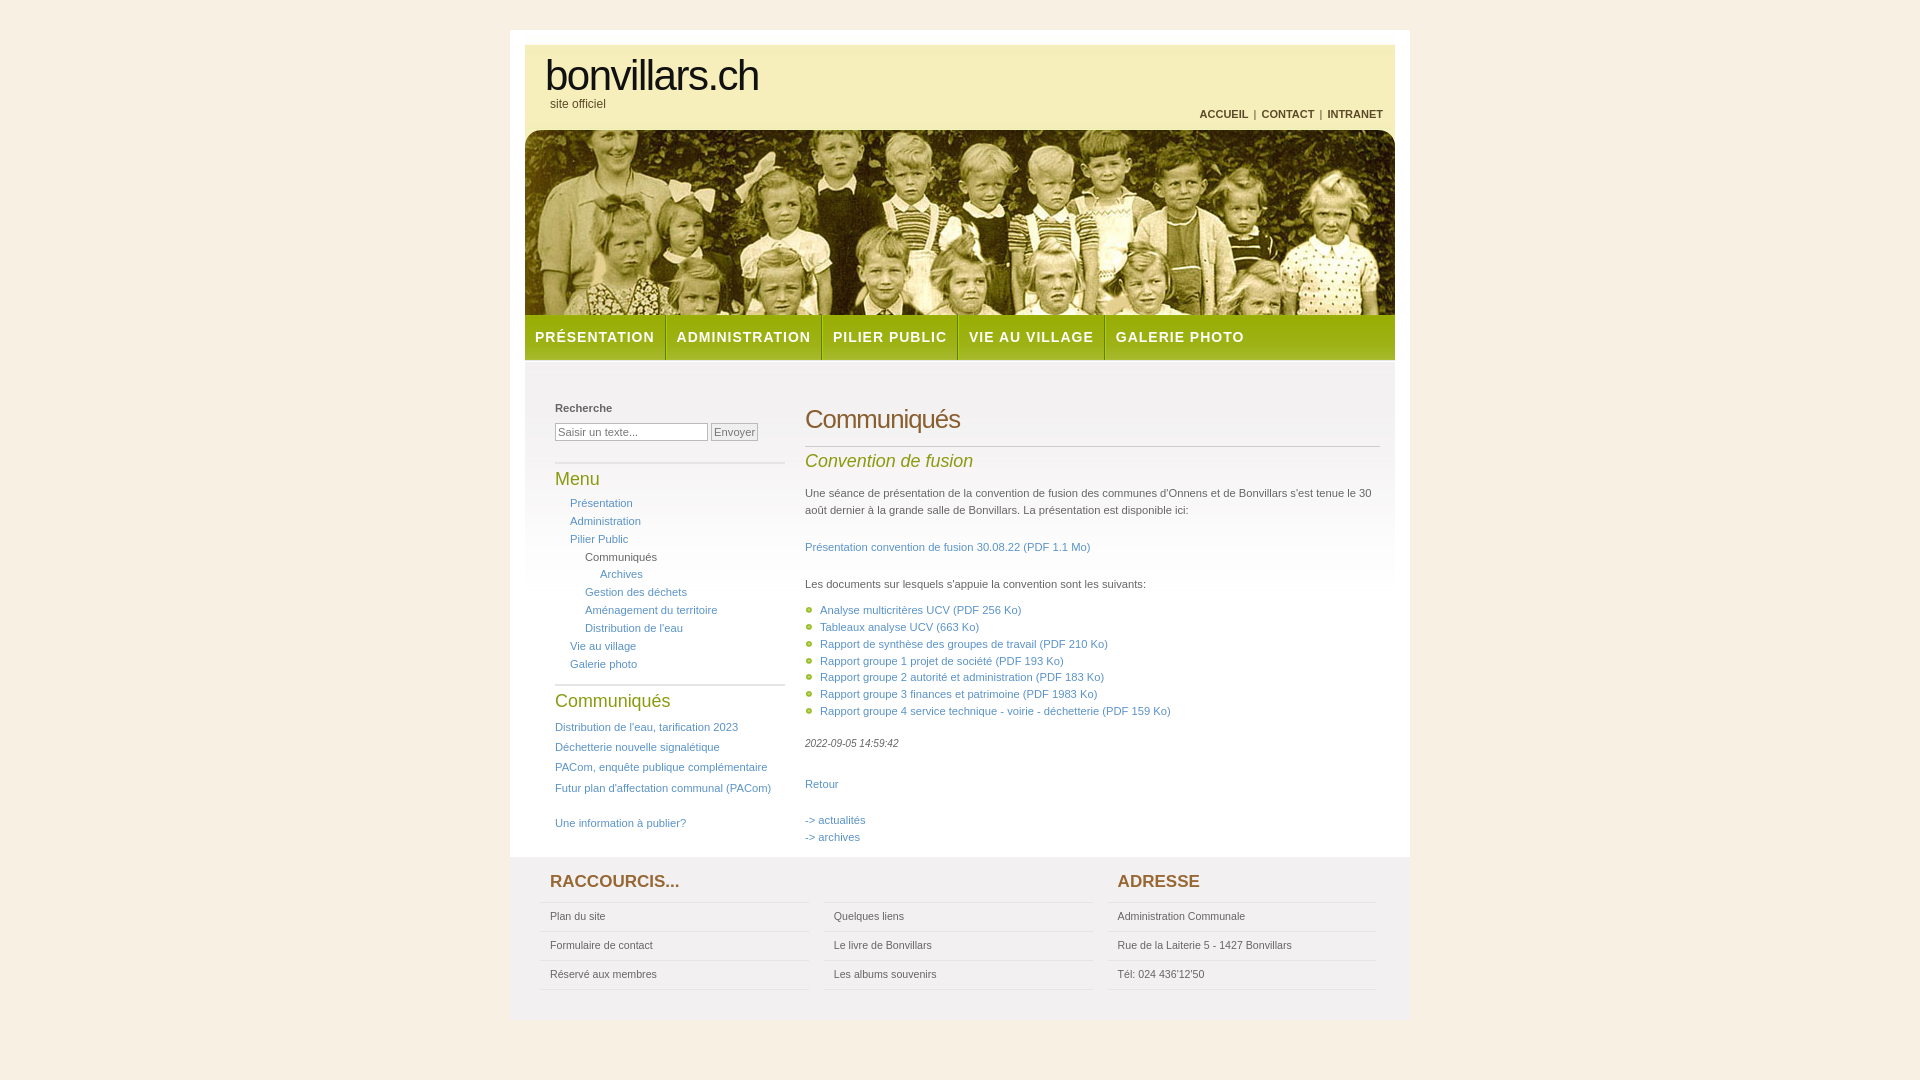  I want to click on 'INTRANET', so click(1354, 114).